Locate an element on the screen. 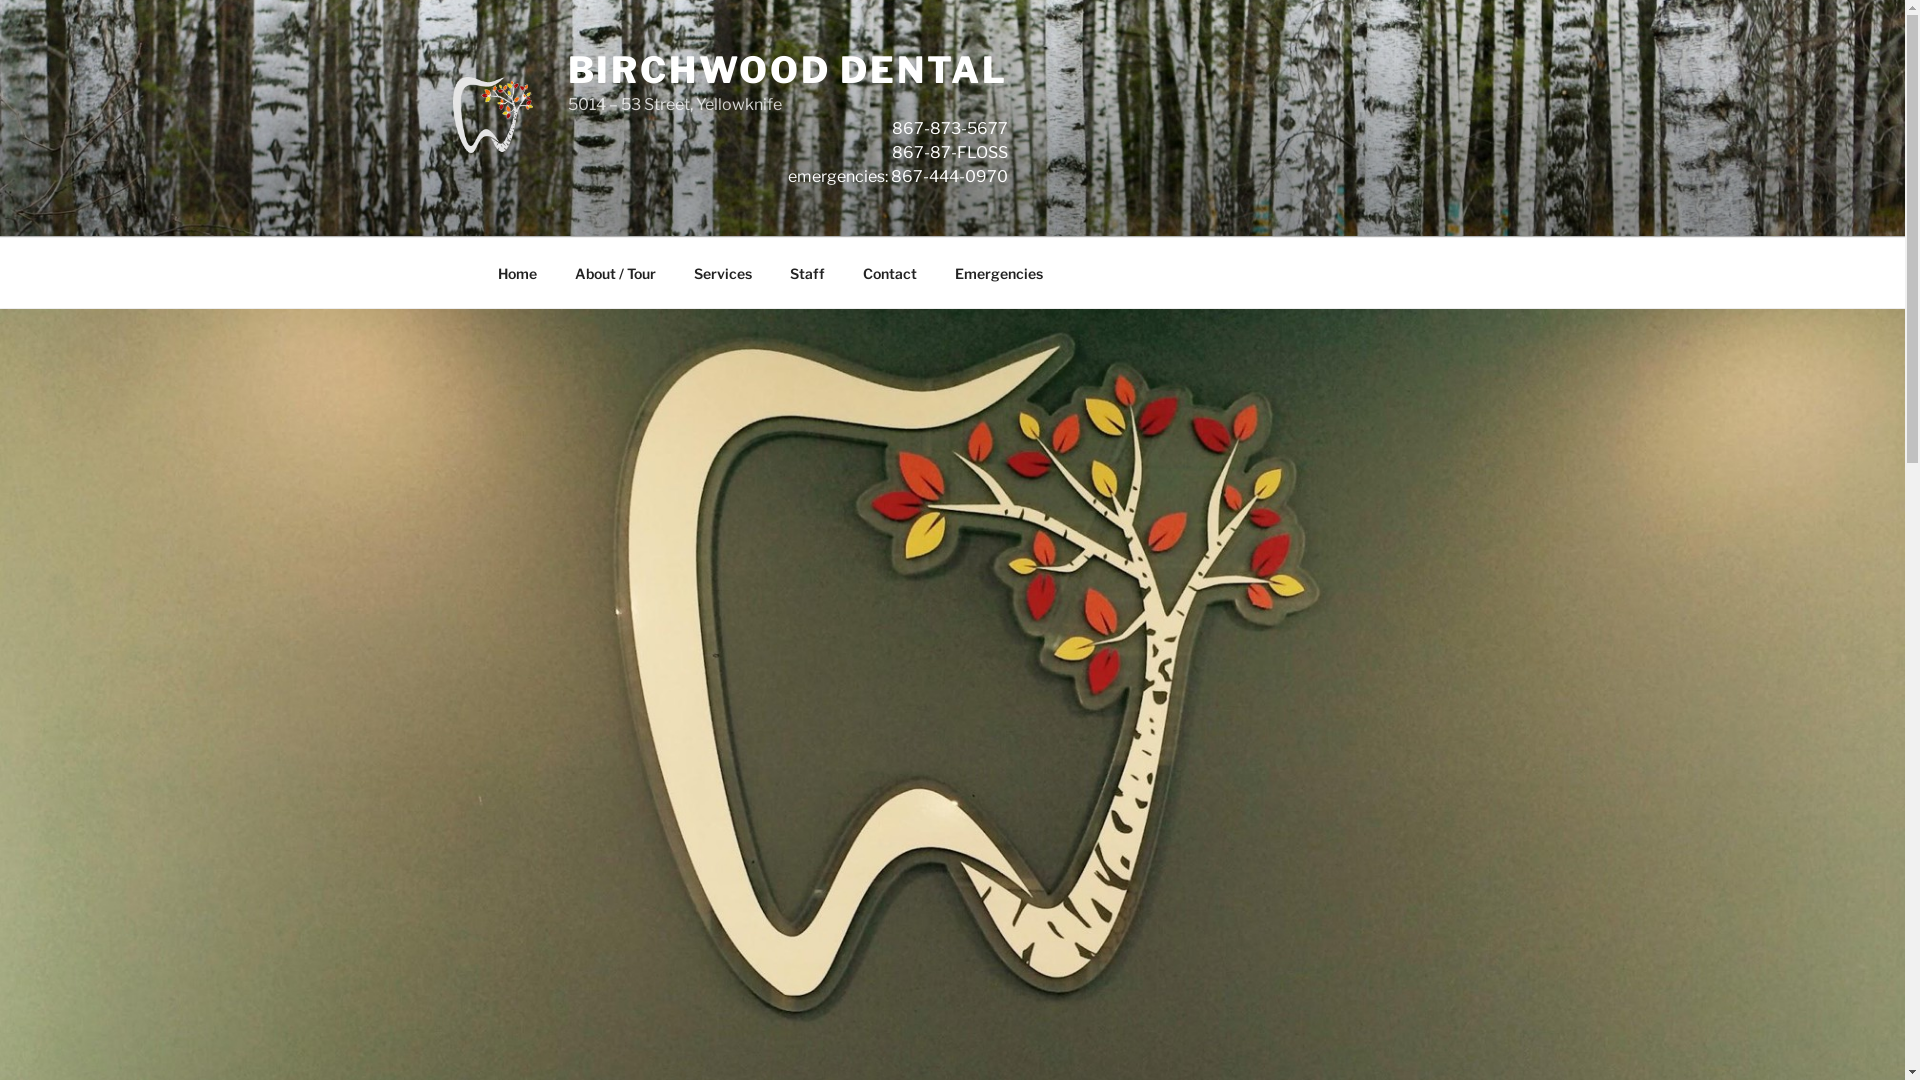  'Skip to content' is located at coordinates (0, 0).